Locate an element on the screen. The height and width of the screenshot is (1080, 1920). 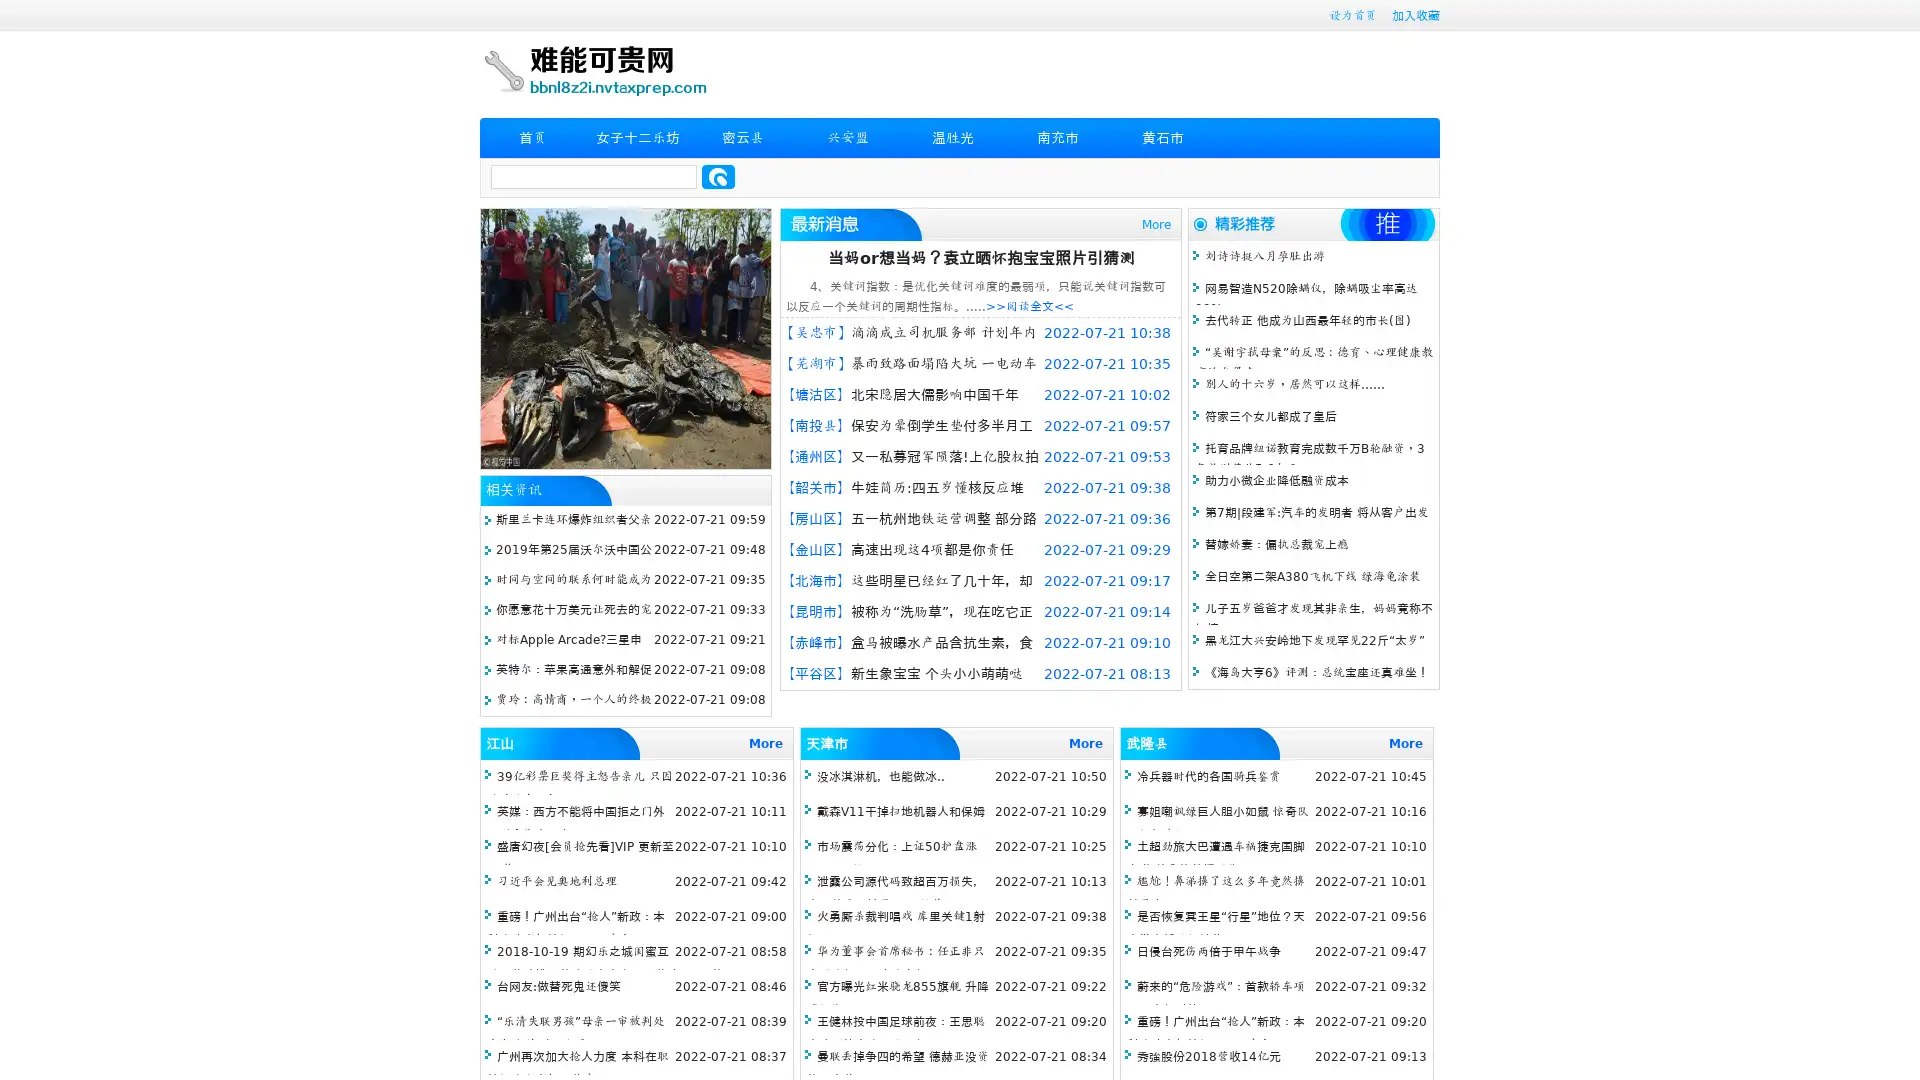
Search is located at coordinates (718, 176).